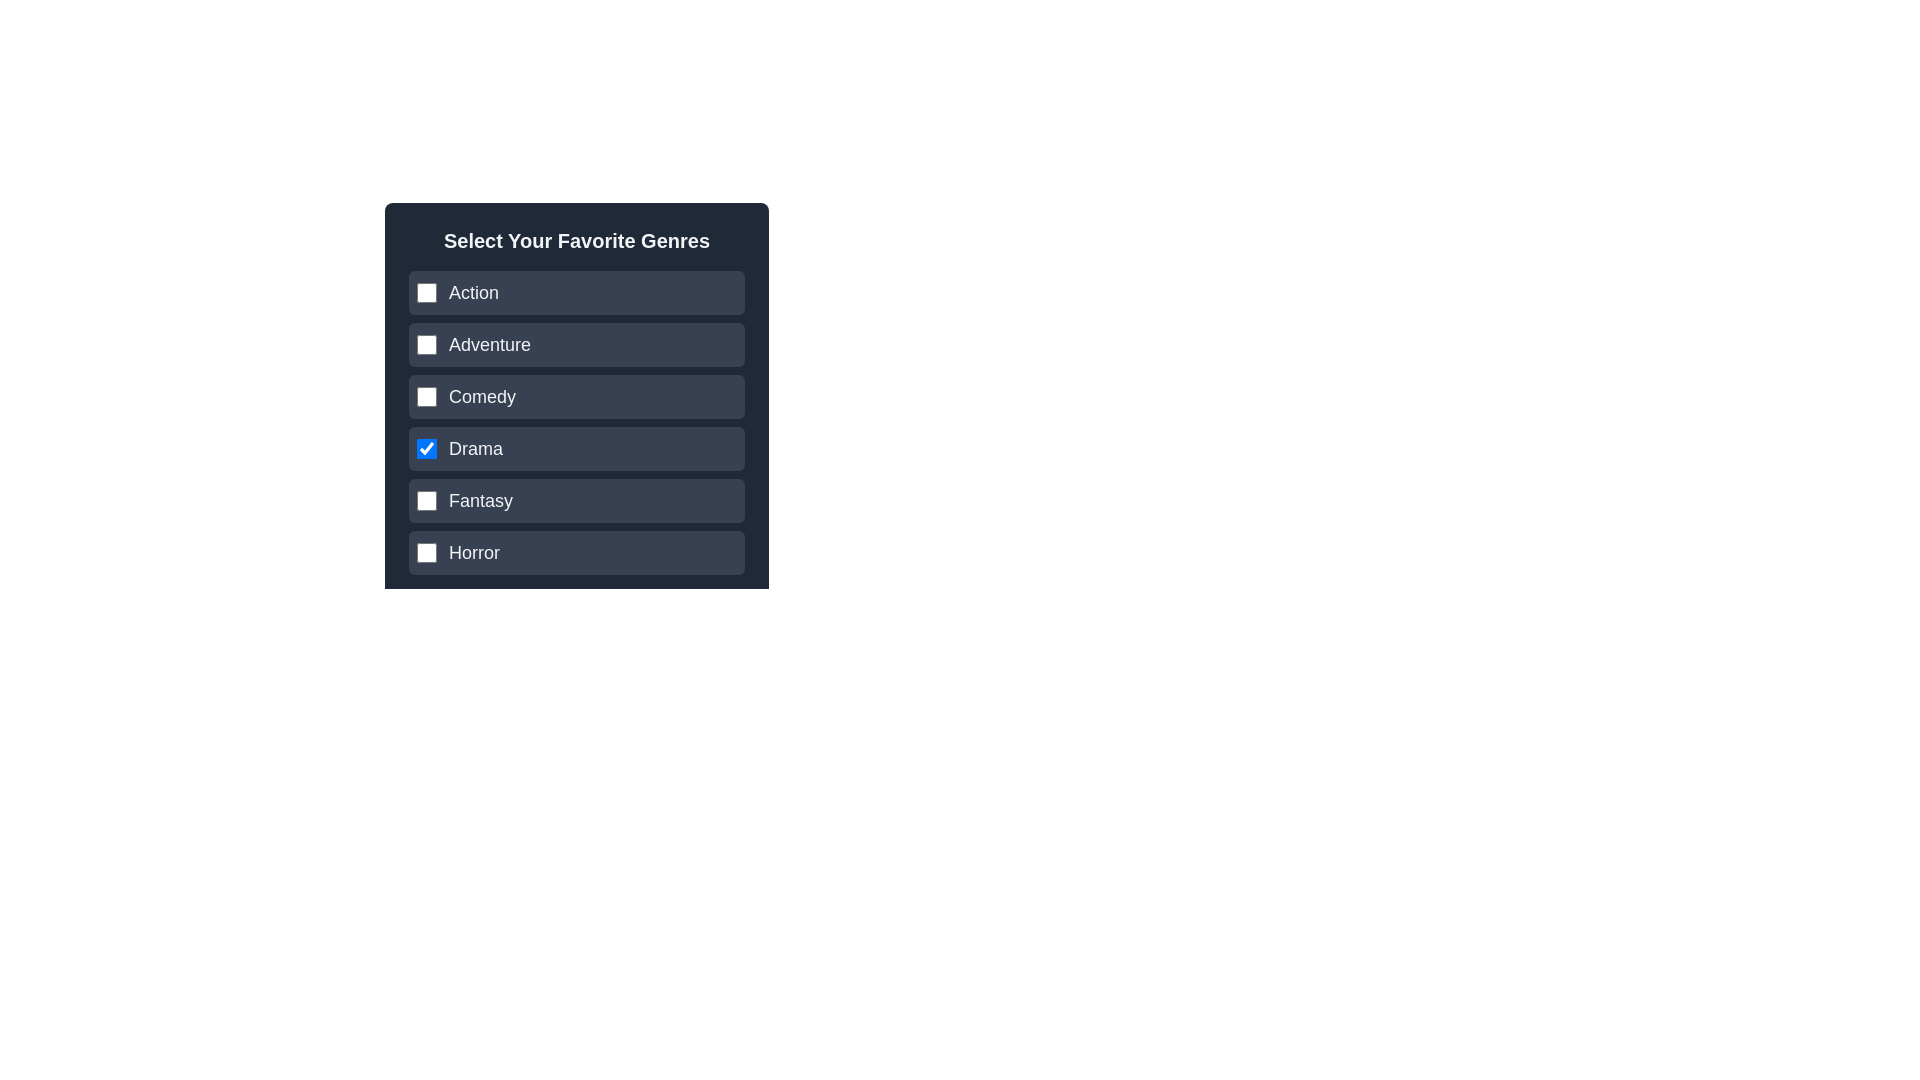 This screenshot has height=1080, width=1920. Describe the element at coordinates (482, 397) in the screenshot. I see `the text label displaying 'Comedy', which is positioned to the right of the checkbox and appears as the third item in a list below 'Adventure' and above 'Drama'` at that location.